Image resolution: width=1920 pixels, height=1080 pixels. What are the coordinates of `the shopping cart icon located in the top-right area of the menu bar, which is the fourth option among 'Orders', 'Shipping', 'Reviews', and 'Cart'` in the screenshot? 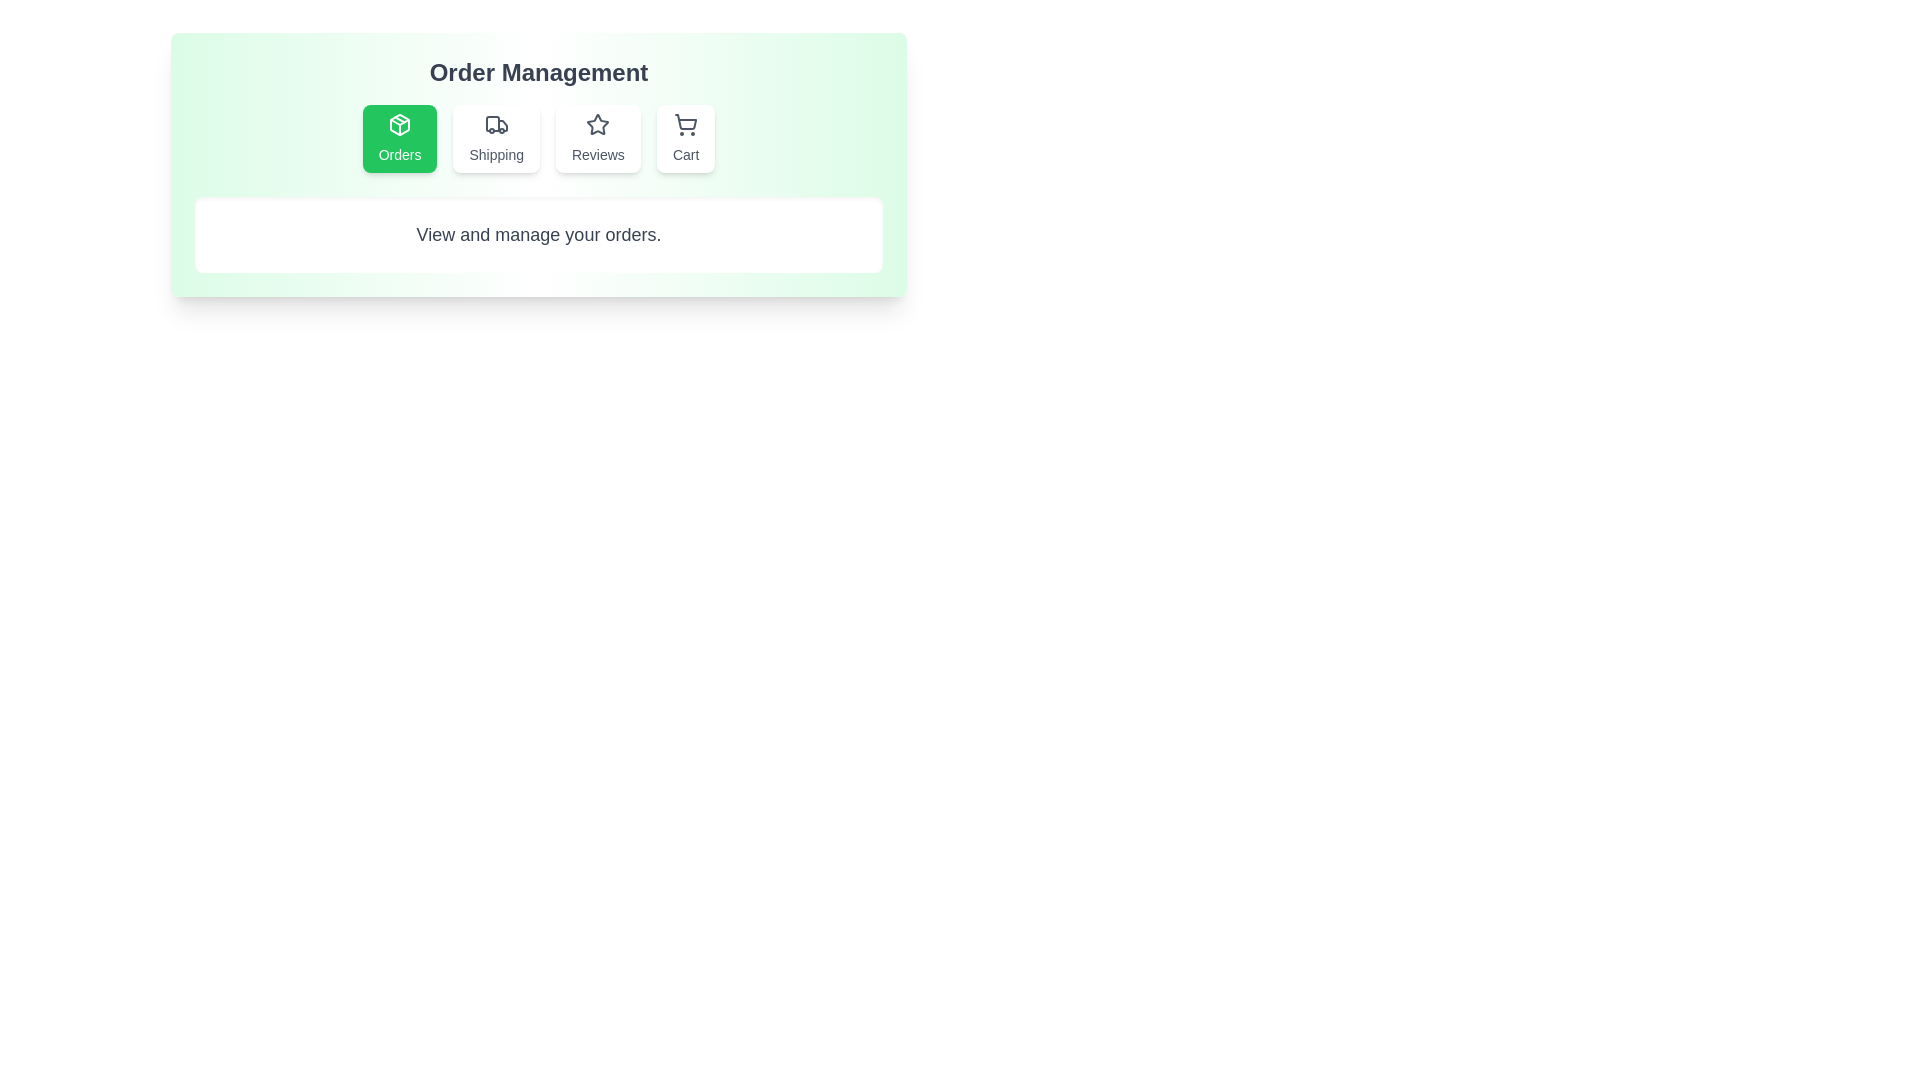 It's located at (686, 122).